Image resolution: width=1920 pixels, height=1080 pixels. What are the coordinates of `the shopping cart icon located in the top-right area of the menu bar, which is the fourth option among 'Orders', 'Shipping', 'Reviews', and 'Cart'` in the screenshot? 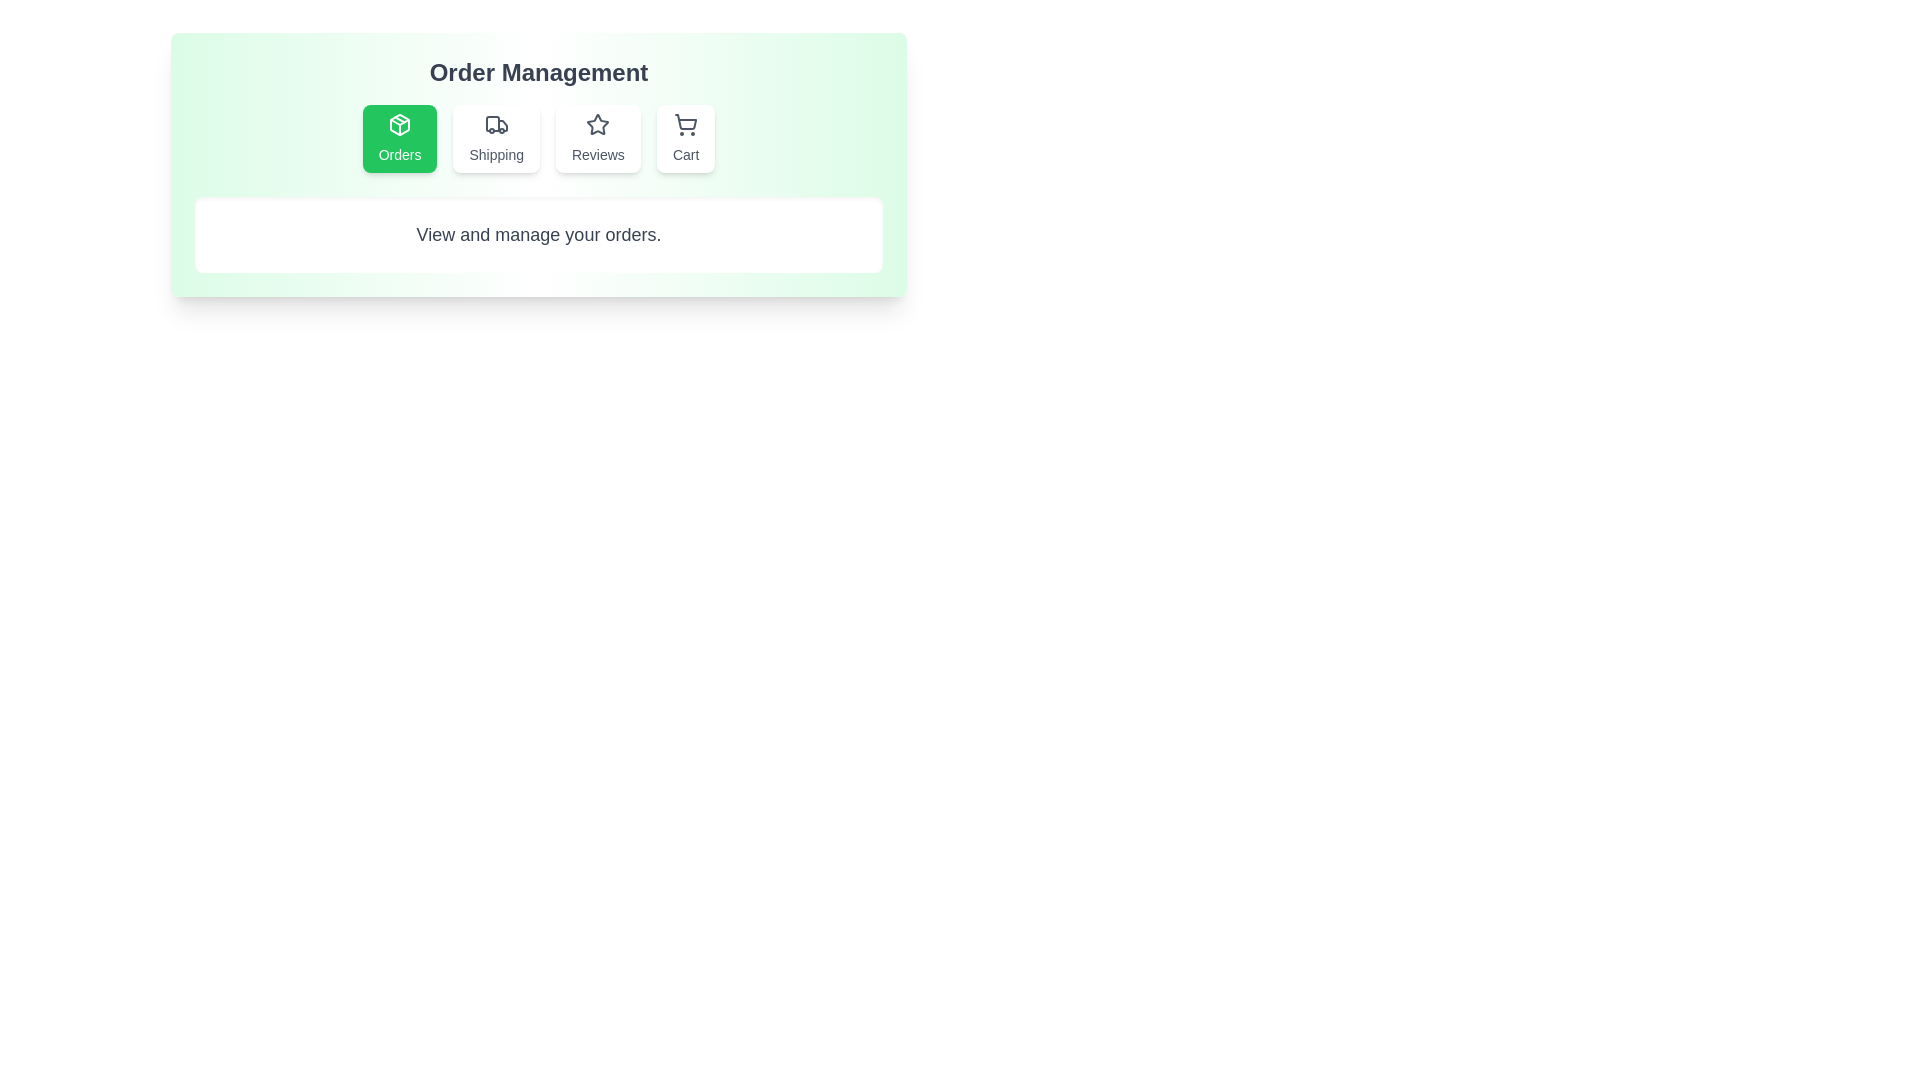 It's located at (686, 122).